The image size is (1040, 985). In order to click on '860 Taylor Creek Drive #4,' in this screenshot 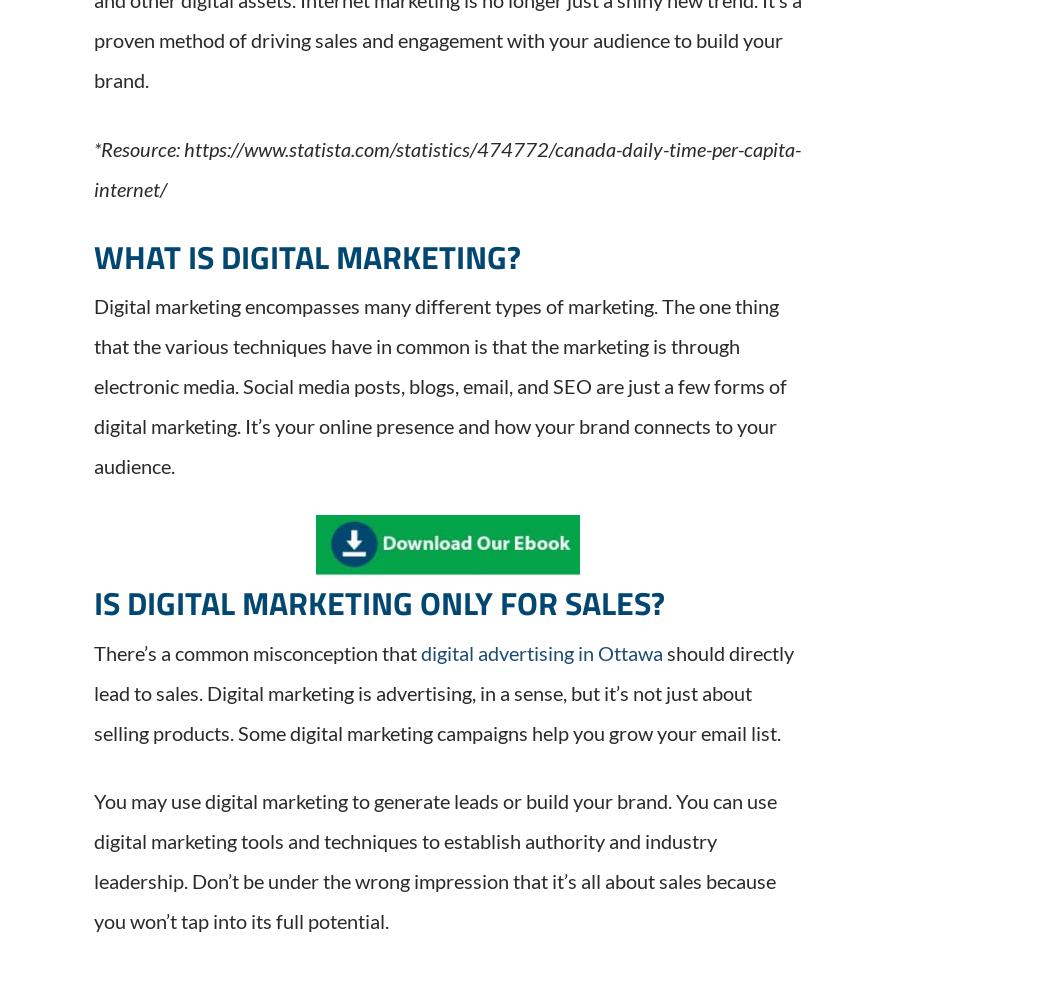, I will do `click(419, 696)`.